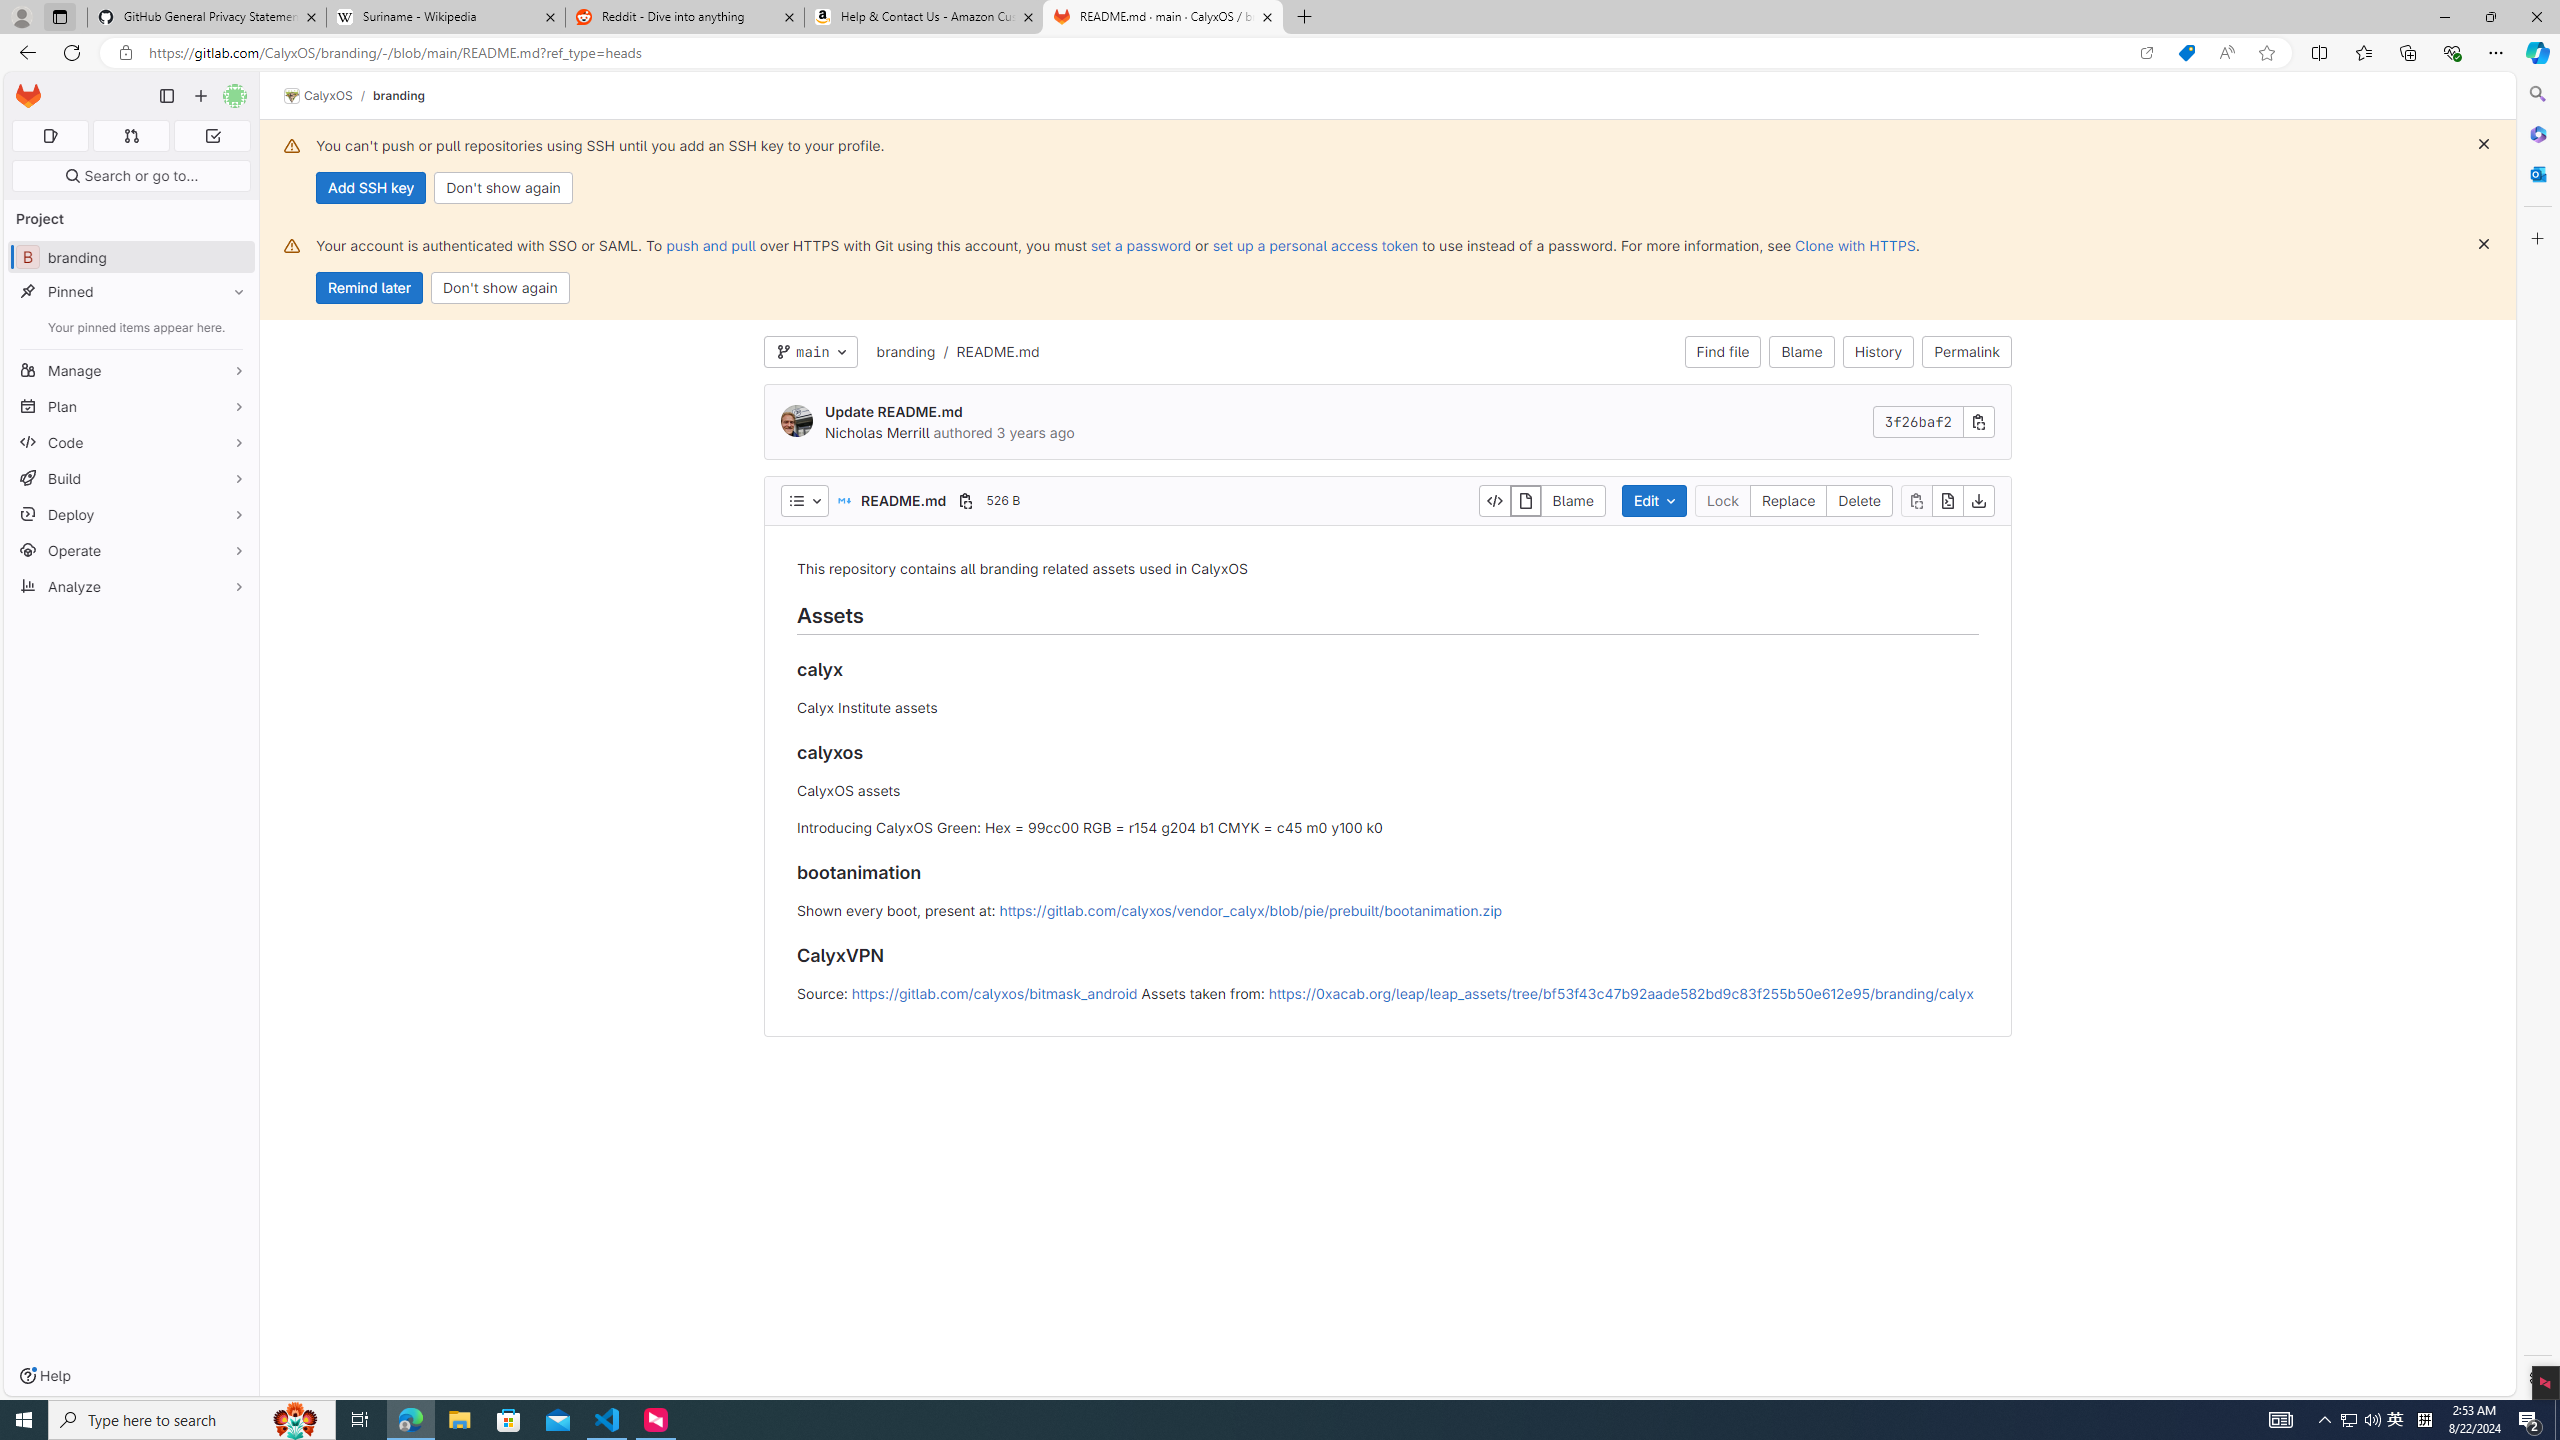 This screenshot has height=1440, width=2560. What do you see at coordinates (317, 95) in the screenshot?
I see `'CalyxOS'` at bounding box center [317, 95].